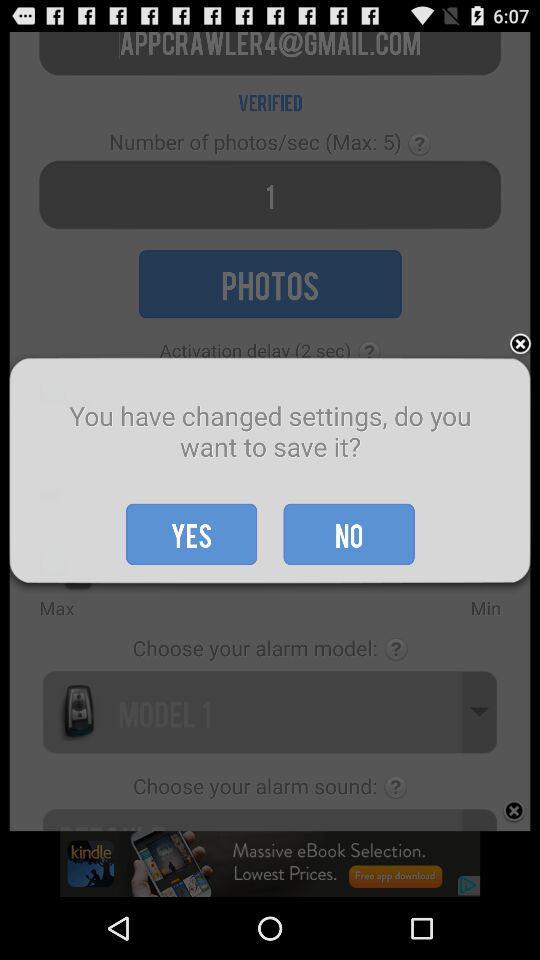 This screenshot has height=960, width=540. What do you see at coordinates (191, 533) in the screenshot?
I see `app below you have changed app` at bounding box center [191, 533].